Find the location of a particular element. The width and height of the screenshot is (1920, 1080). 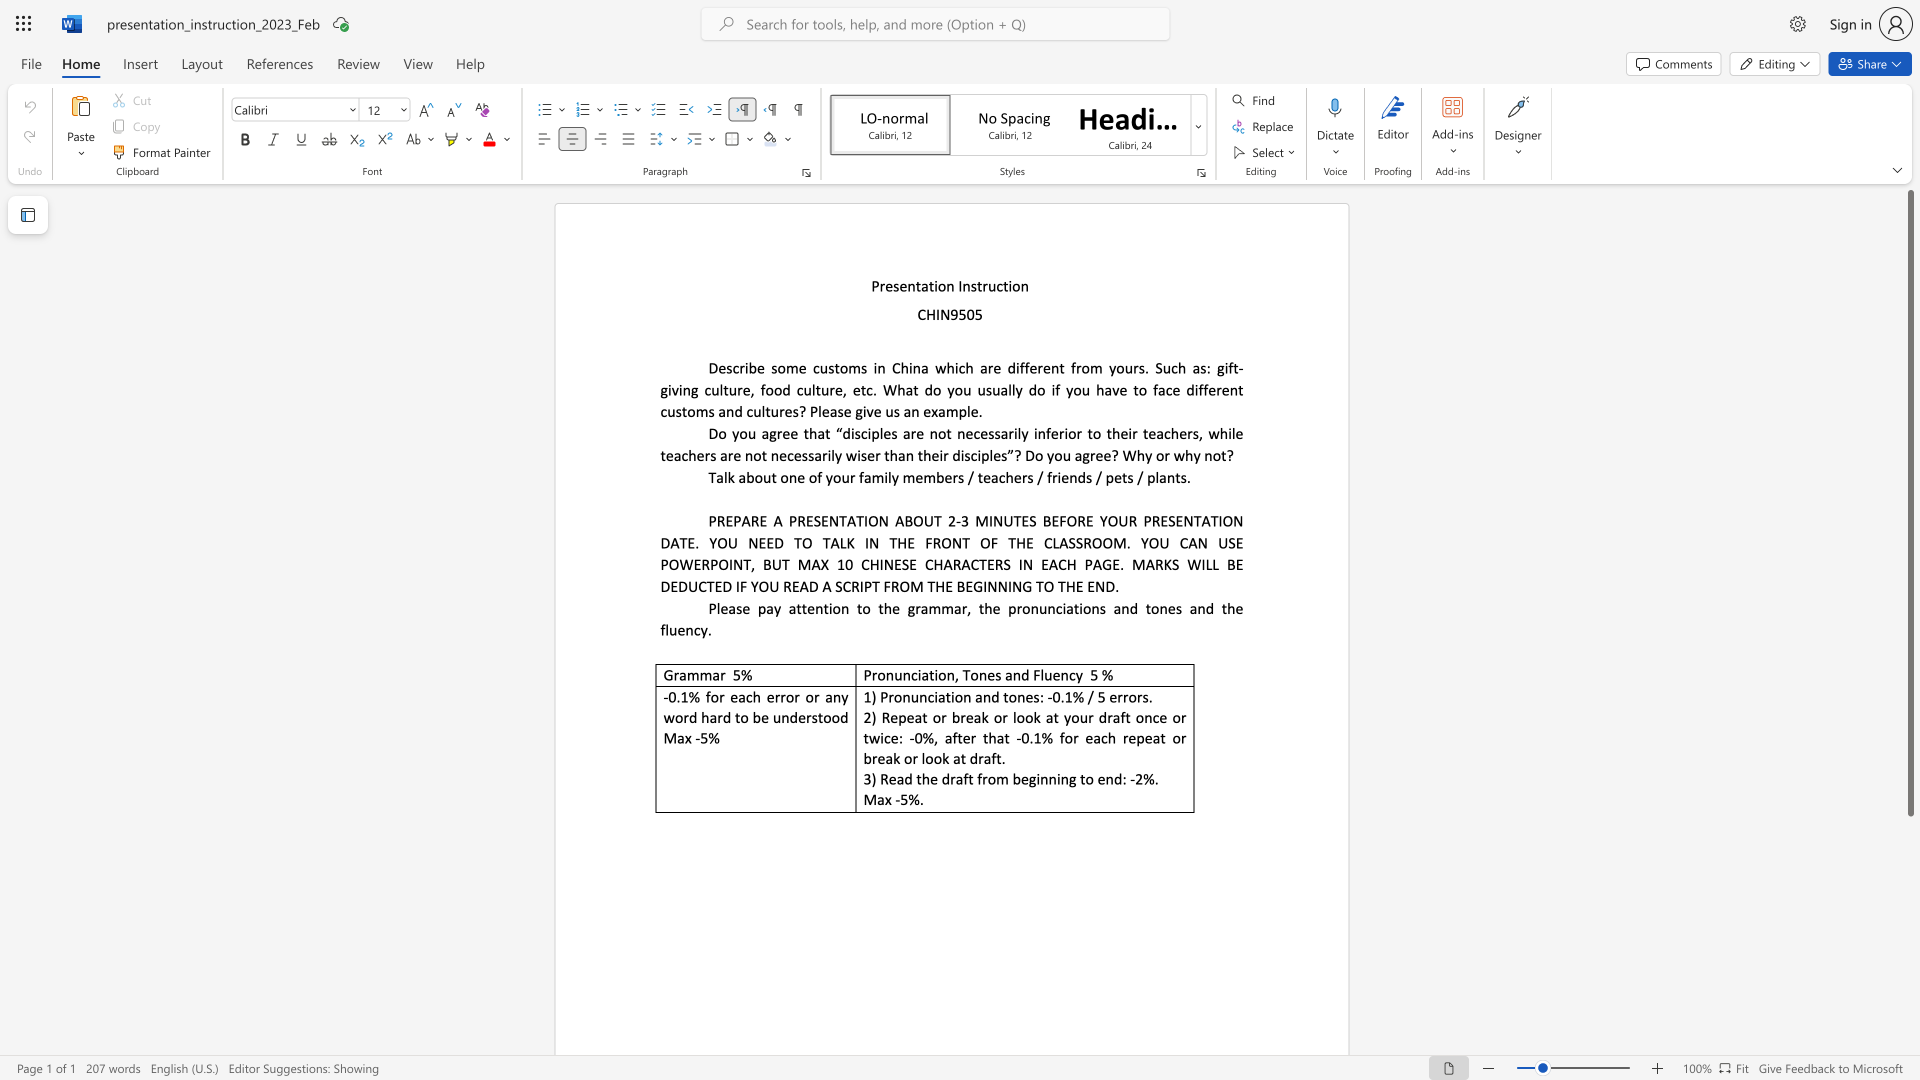

the scrollbar on the right to move the page downward is located at coordinates (1909, 1048).